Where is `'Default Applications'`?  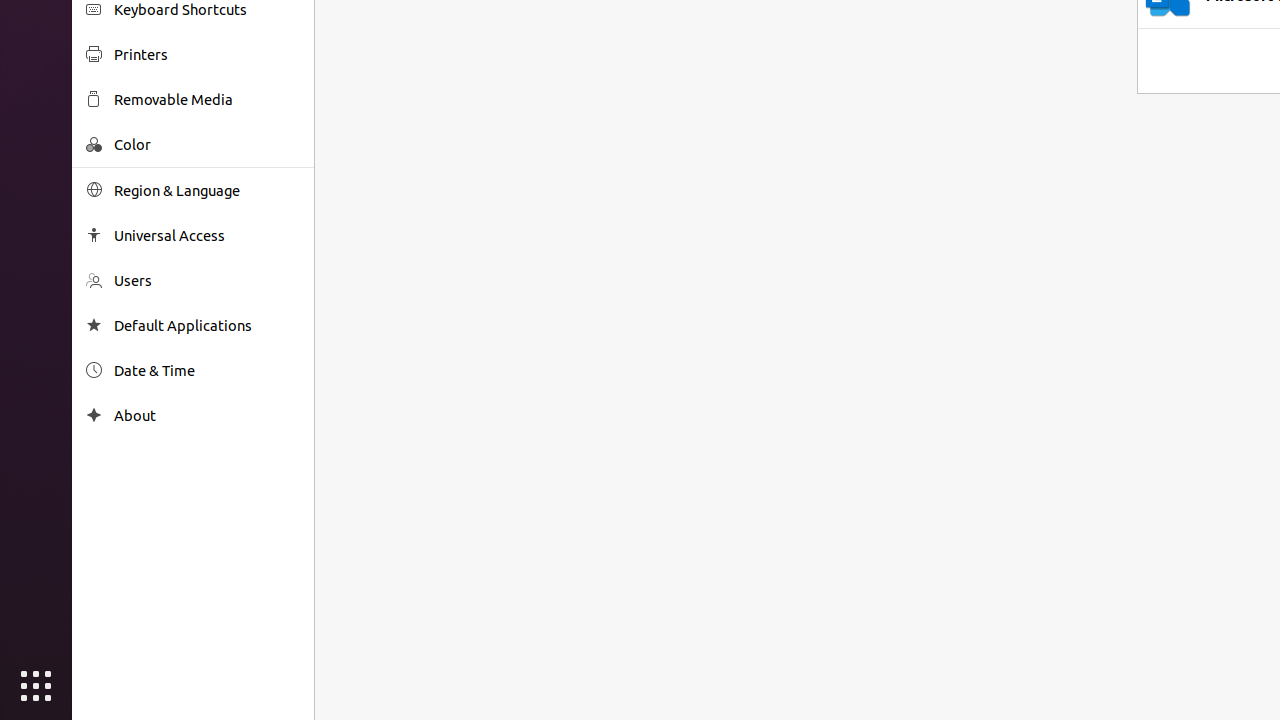
'Default Applications' is located at coordinates (206, 324).